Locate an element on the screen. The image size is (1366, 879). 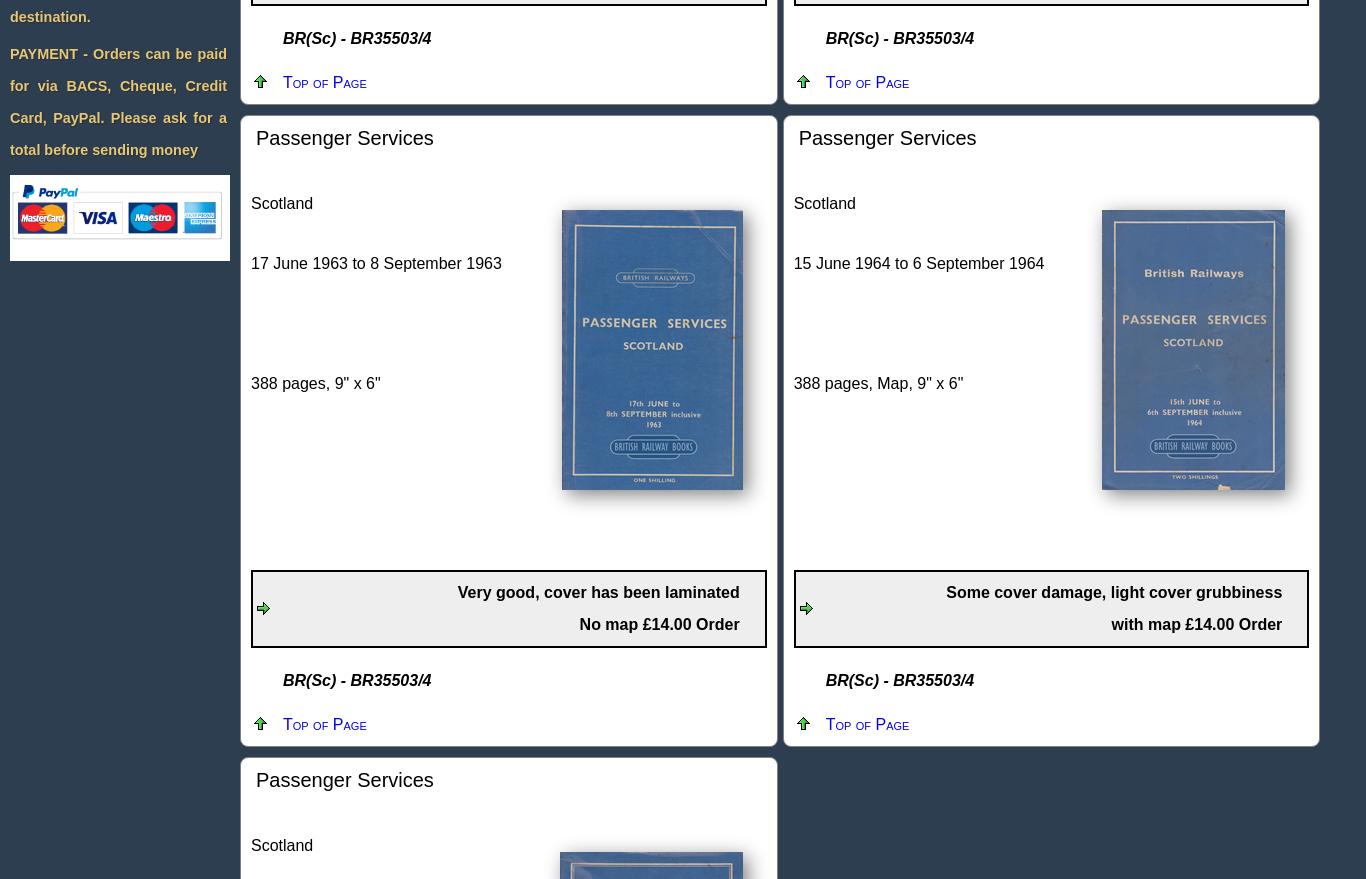
'with map £14.00 Order' is located at coordinates (1196, 624).